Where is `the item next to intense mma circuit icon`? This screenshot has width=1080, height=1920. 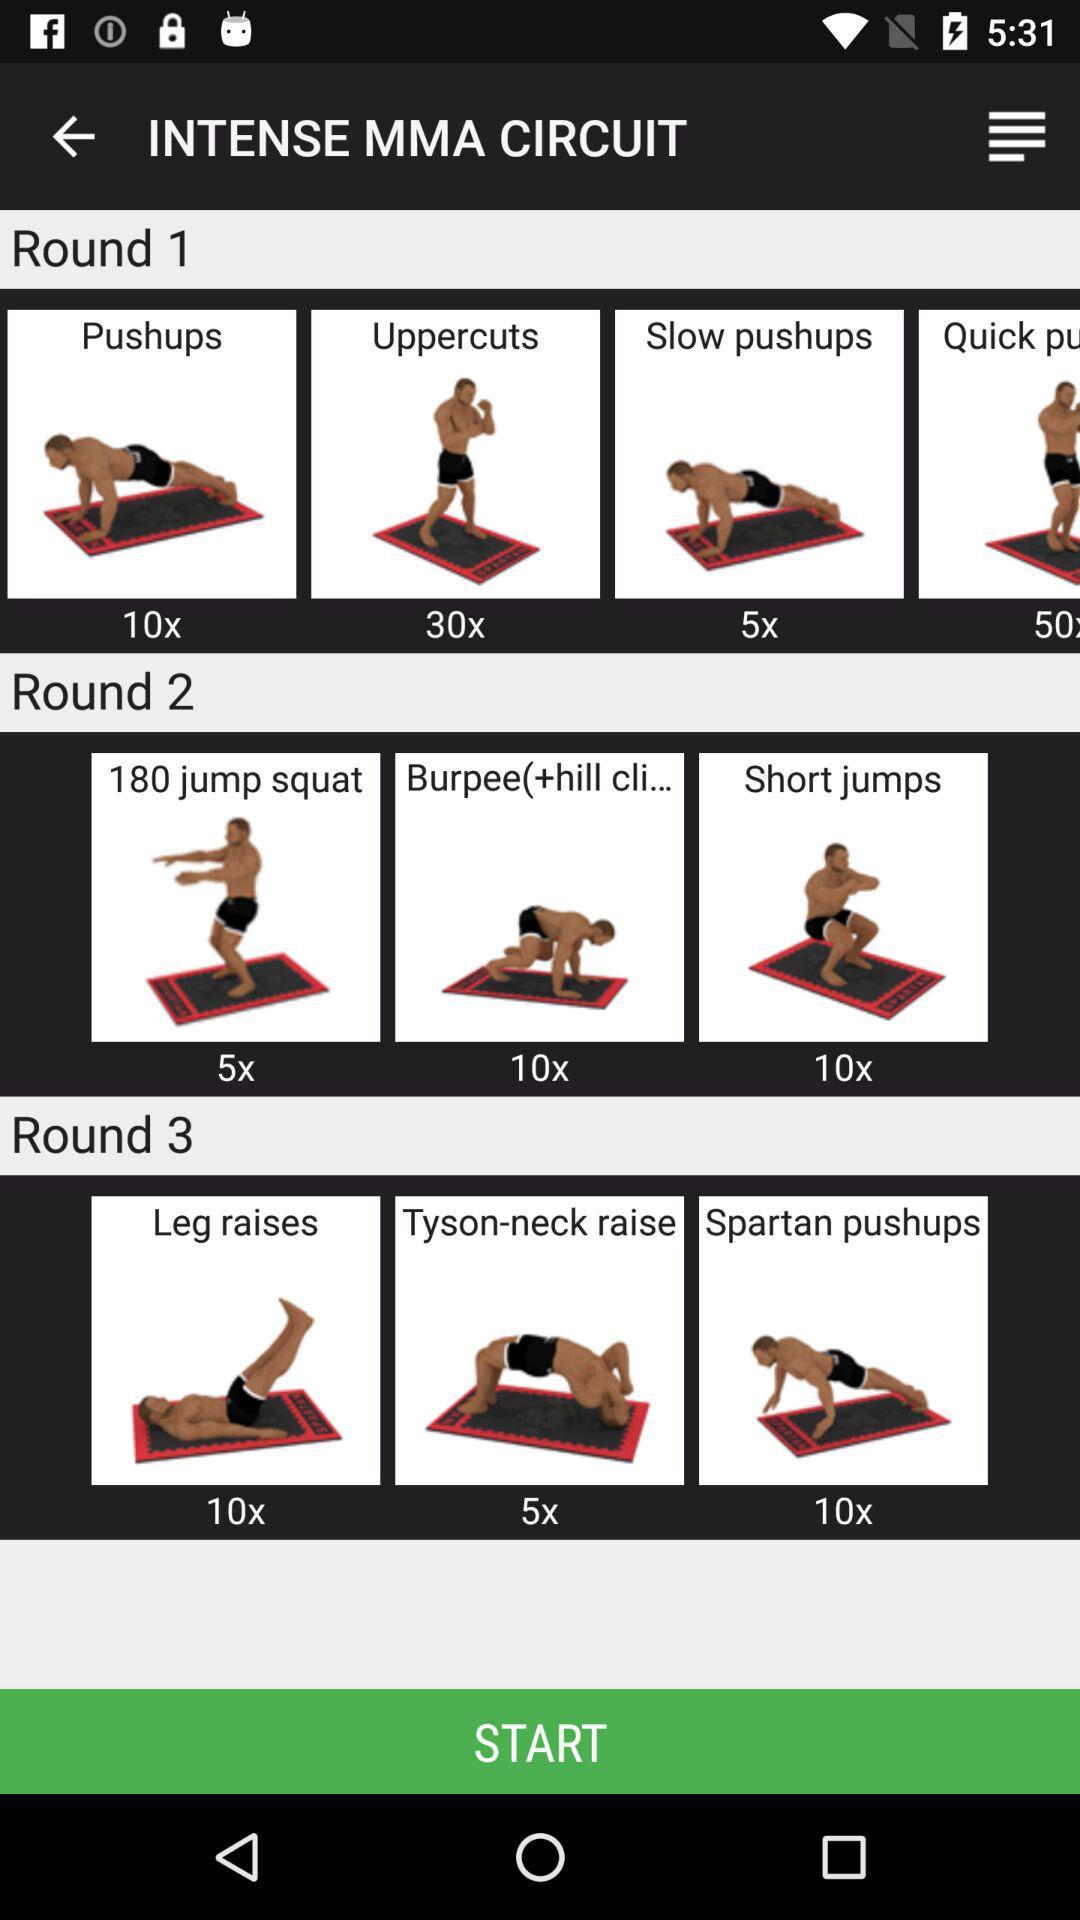
the item next to intense mma circuit icon is located at coordinates (72, 135).